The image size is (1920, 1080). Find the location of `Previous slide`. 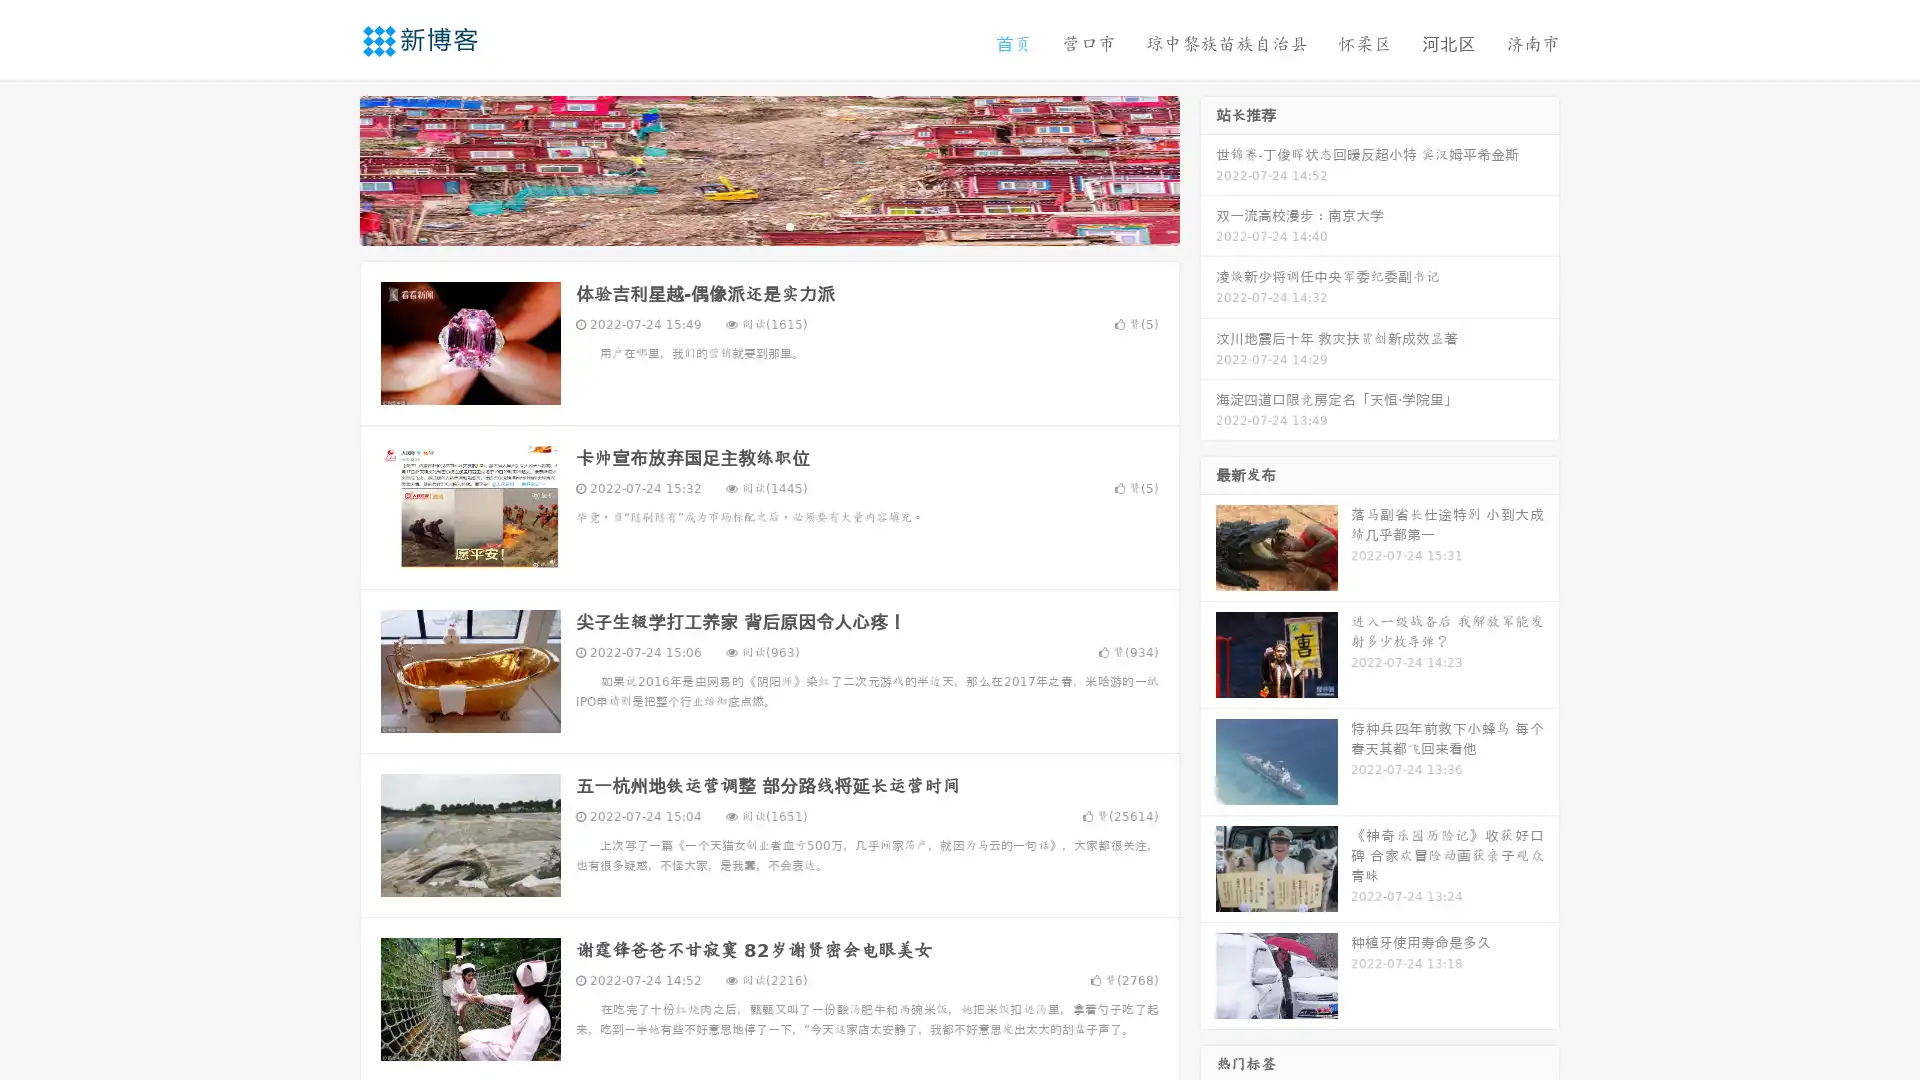

Previous slide is located at coordinates (330, 168).